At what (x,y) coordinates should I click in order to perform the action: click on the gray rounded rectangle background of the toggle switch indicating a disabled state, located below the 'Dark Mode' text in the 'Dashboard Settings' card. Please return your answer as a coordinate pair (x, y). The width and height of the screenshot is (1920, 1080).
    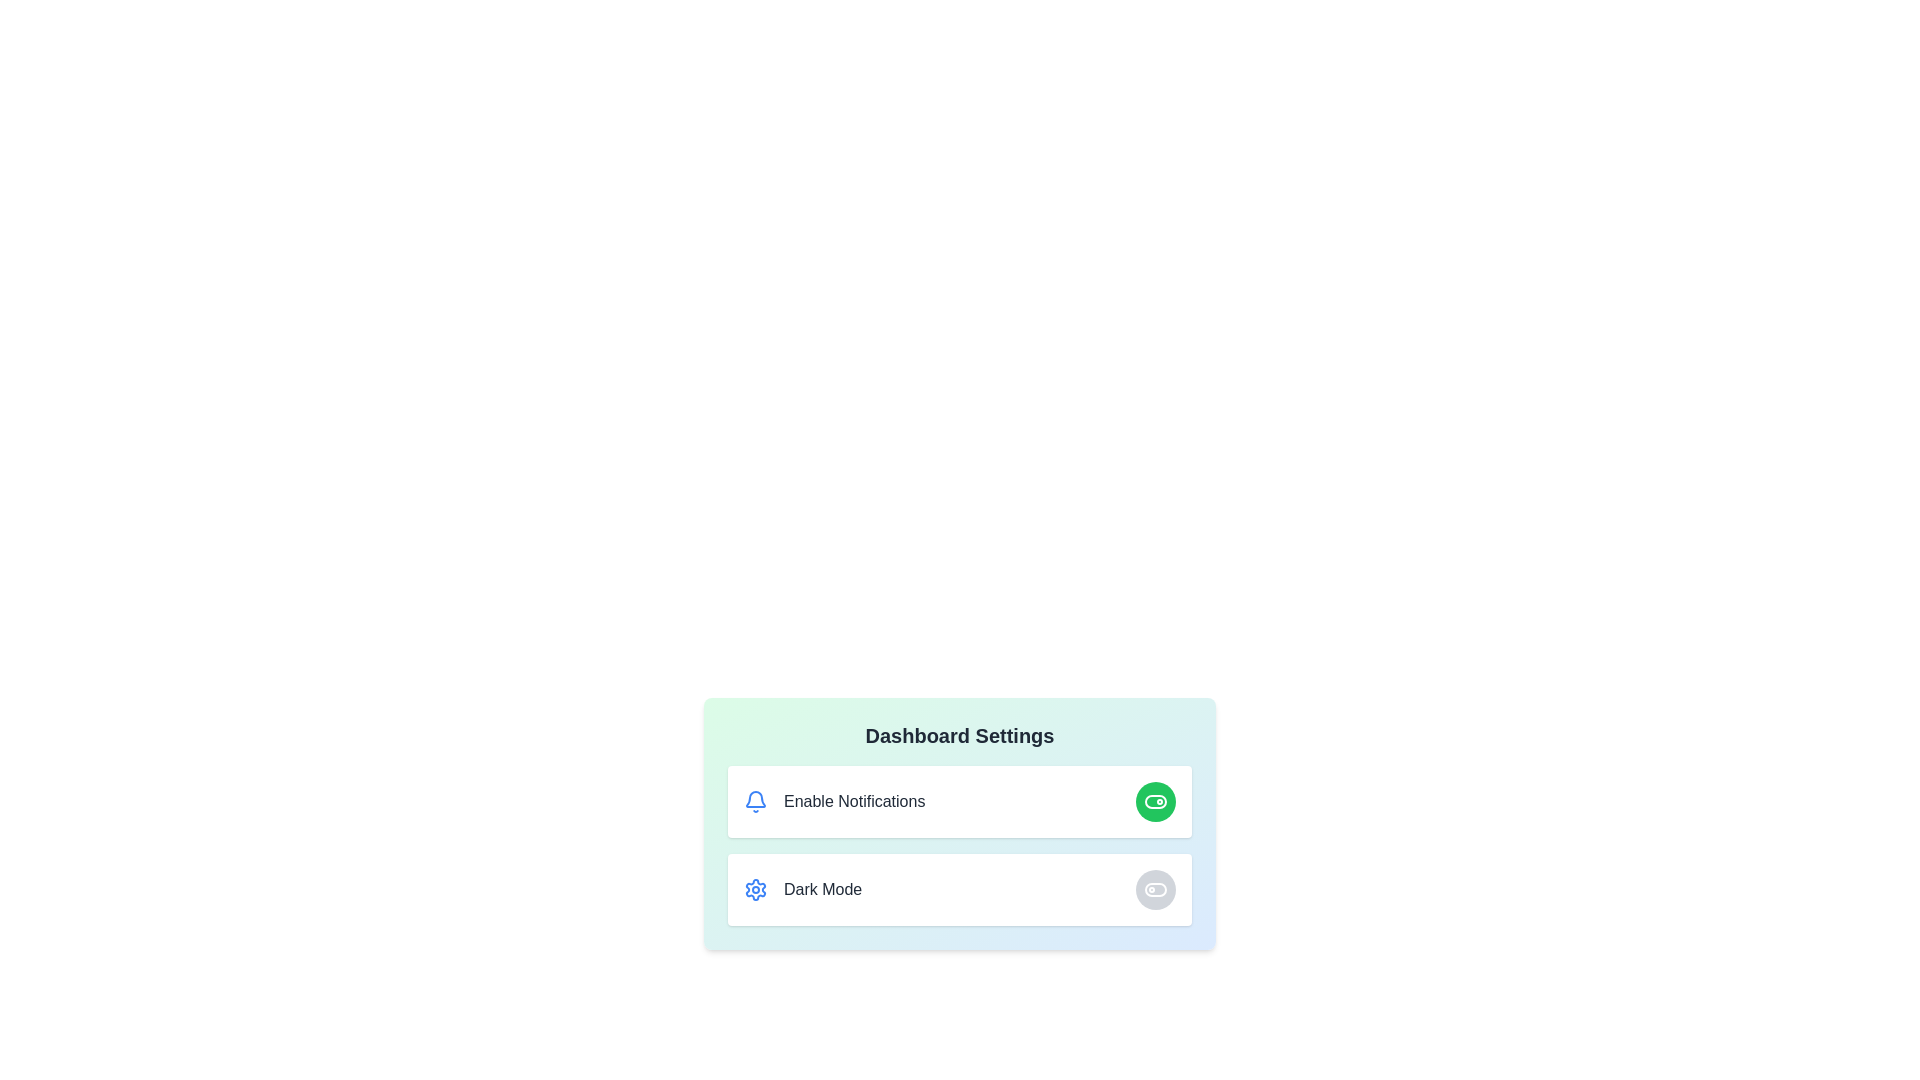
    Looking at the image, I should click on (1156, 889).